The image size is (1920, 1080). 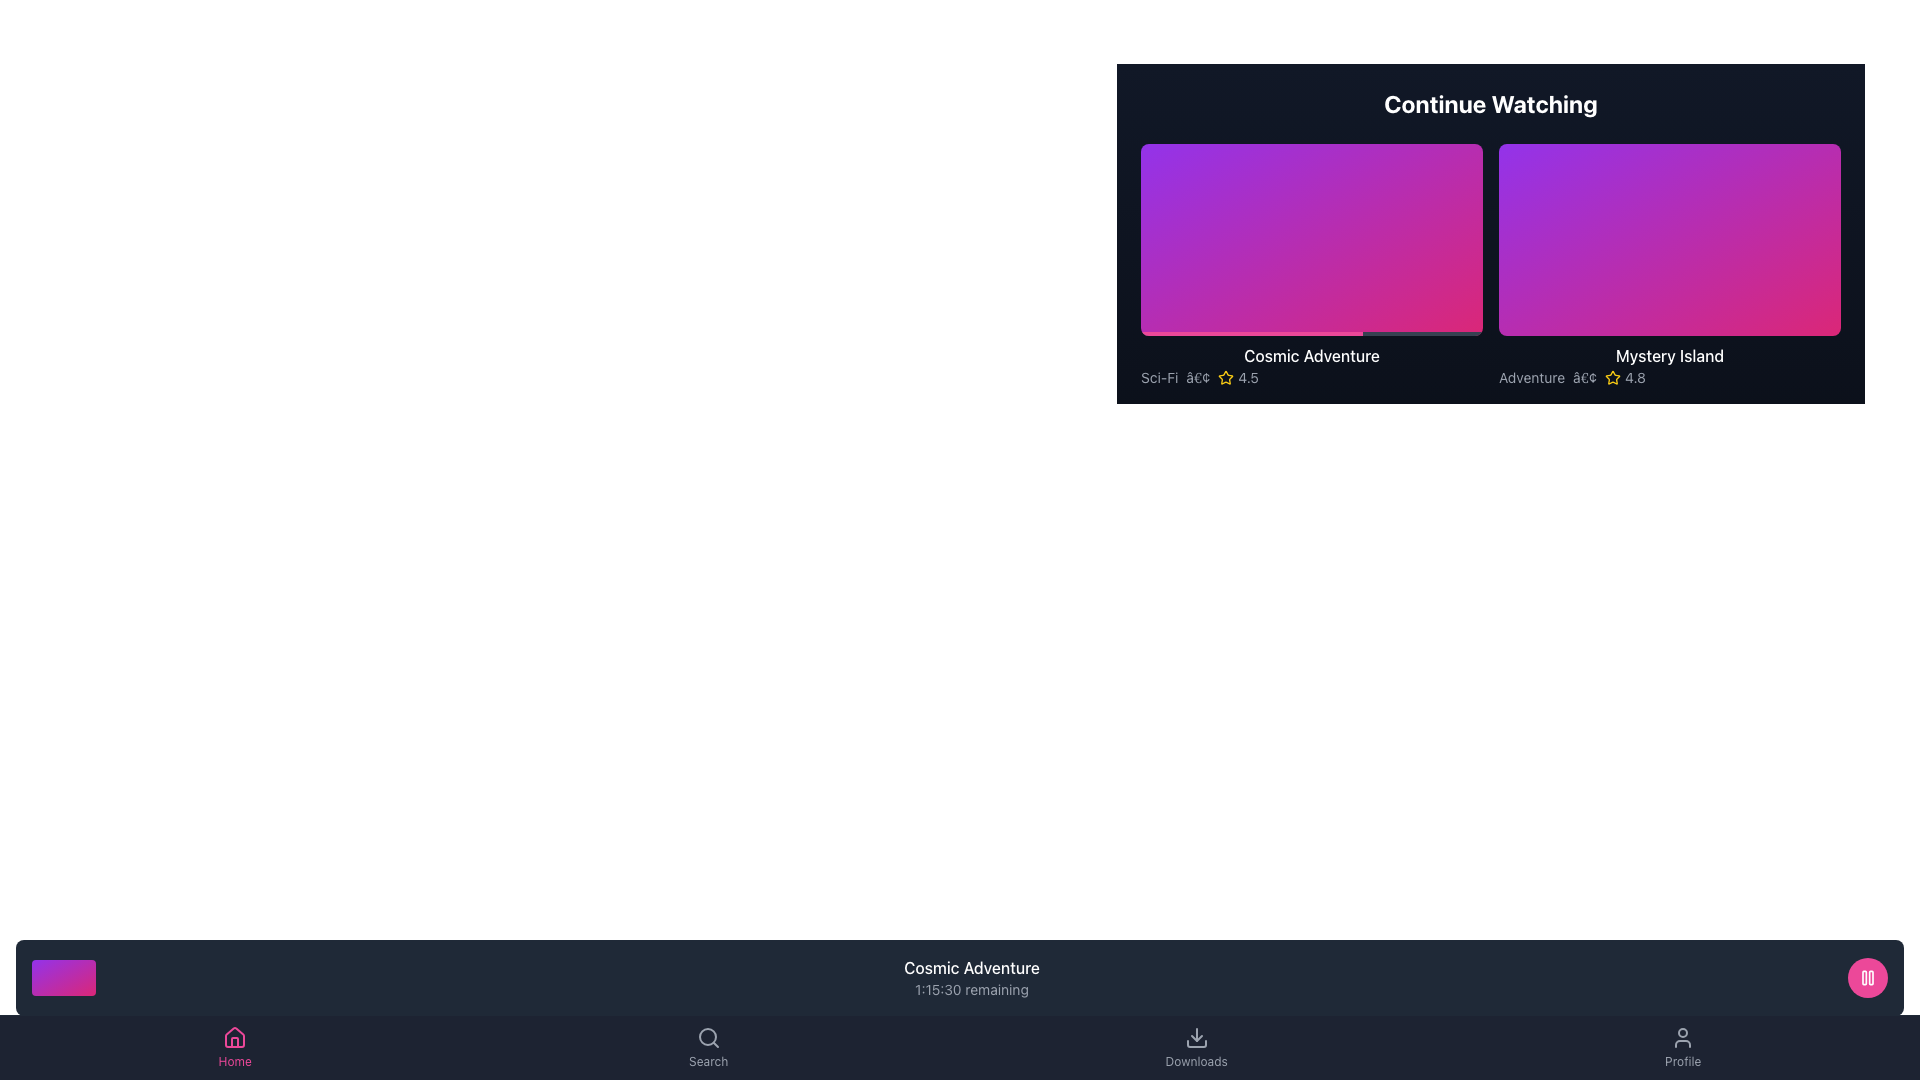 I want to click on title text displayed beneath the gradient rectangular thumbnail of the media item, so click(x=1311, y=354).